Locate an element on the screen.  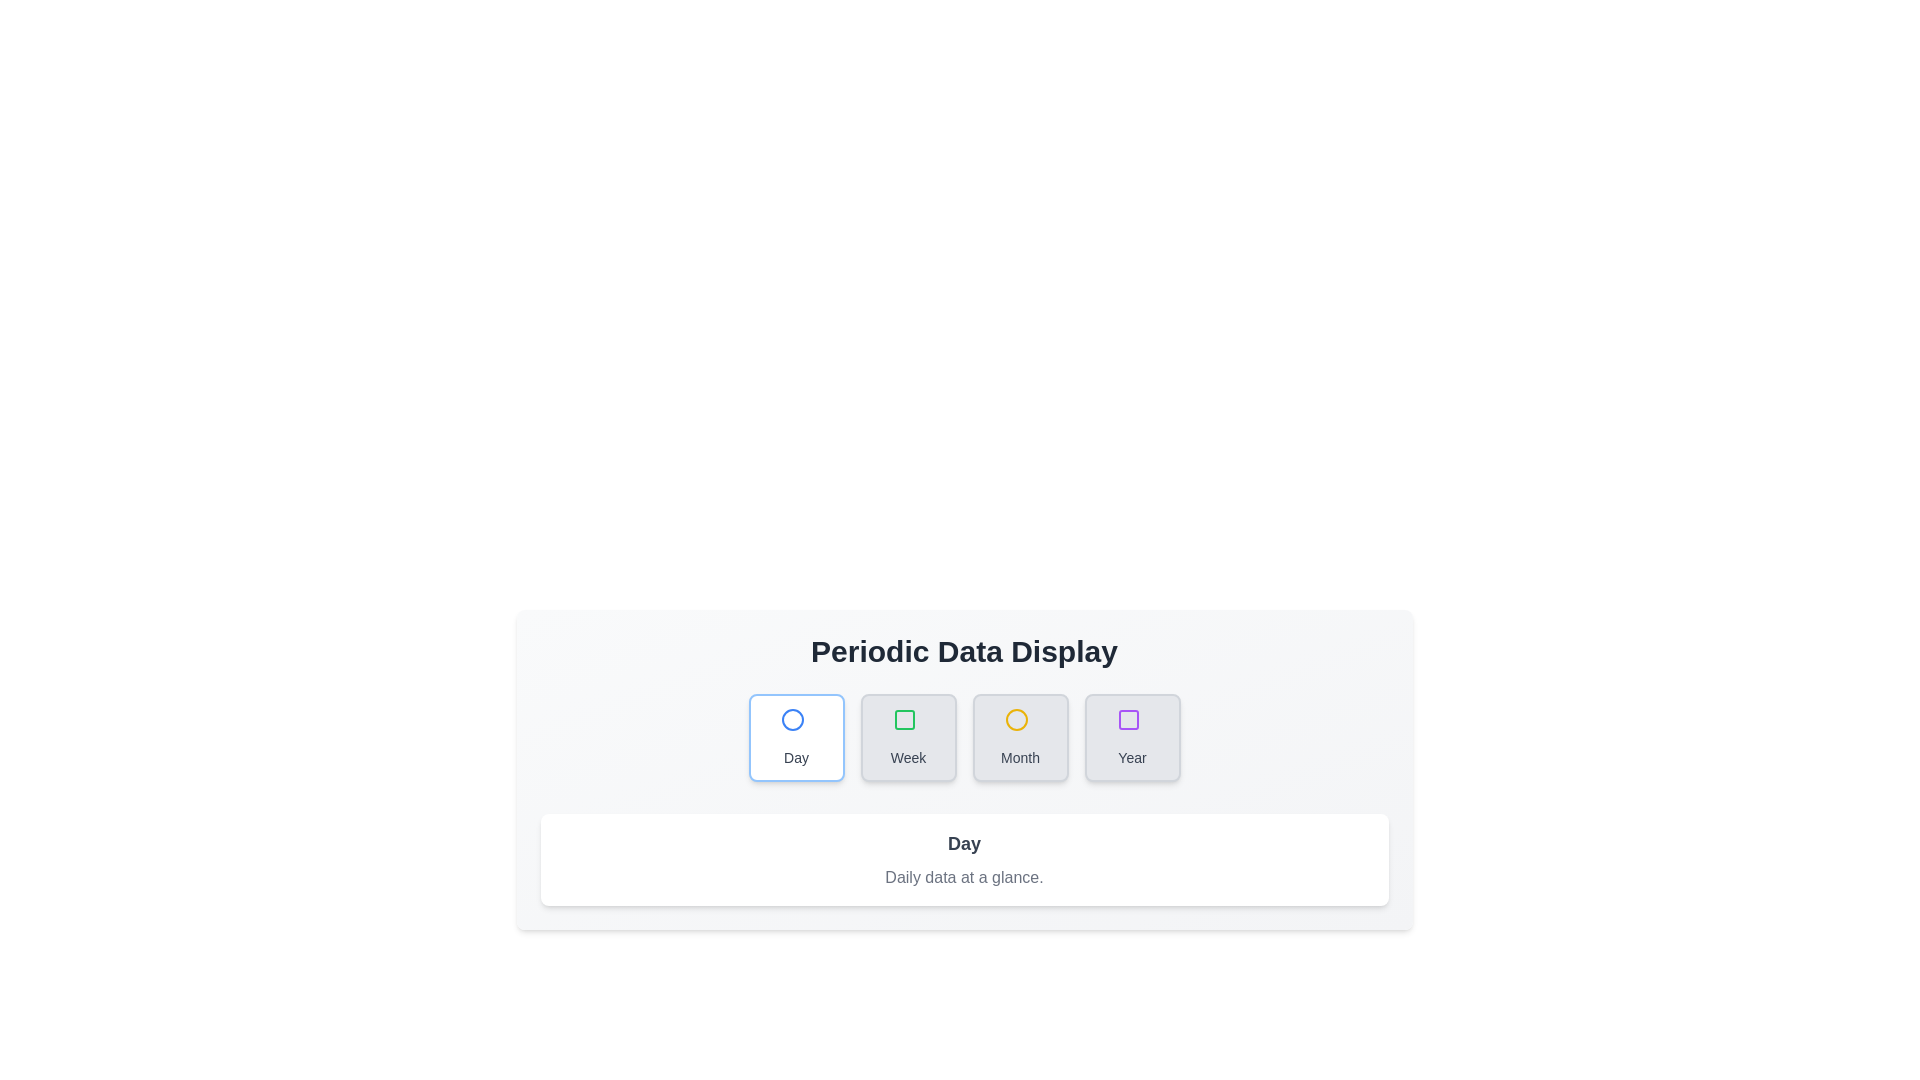
the blue circular icon located in the upper left section of the card labeled 'Day' is located at coordinates (791, 720).